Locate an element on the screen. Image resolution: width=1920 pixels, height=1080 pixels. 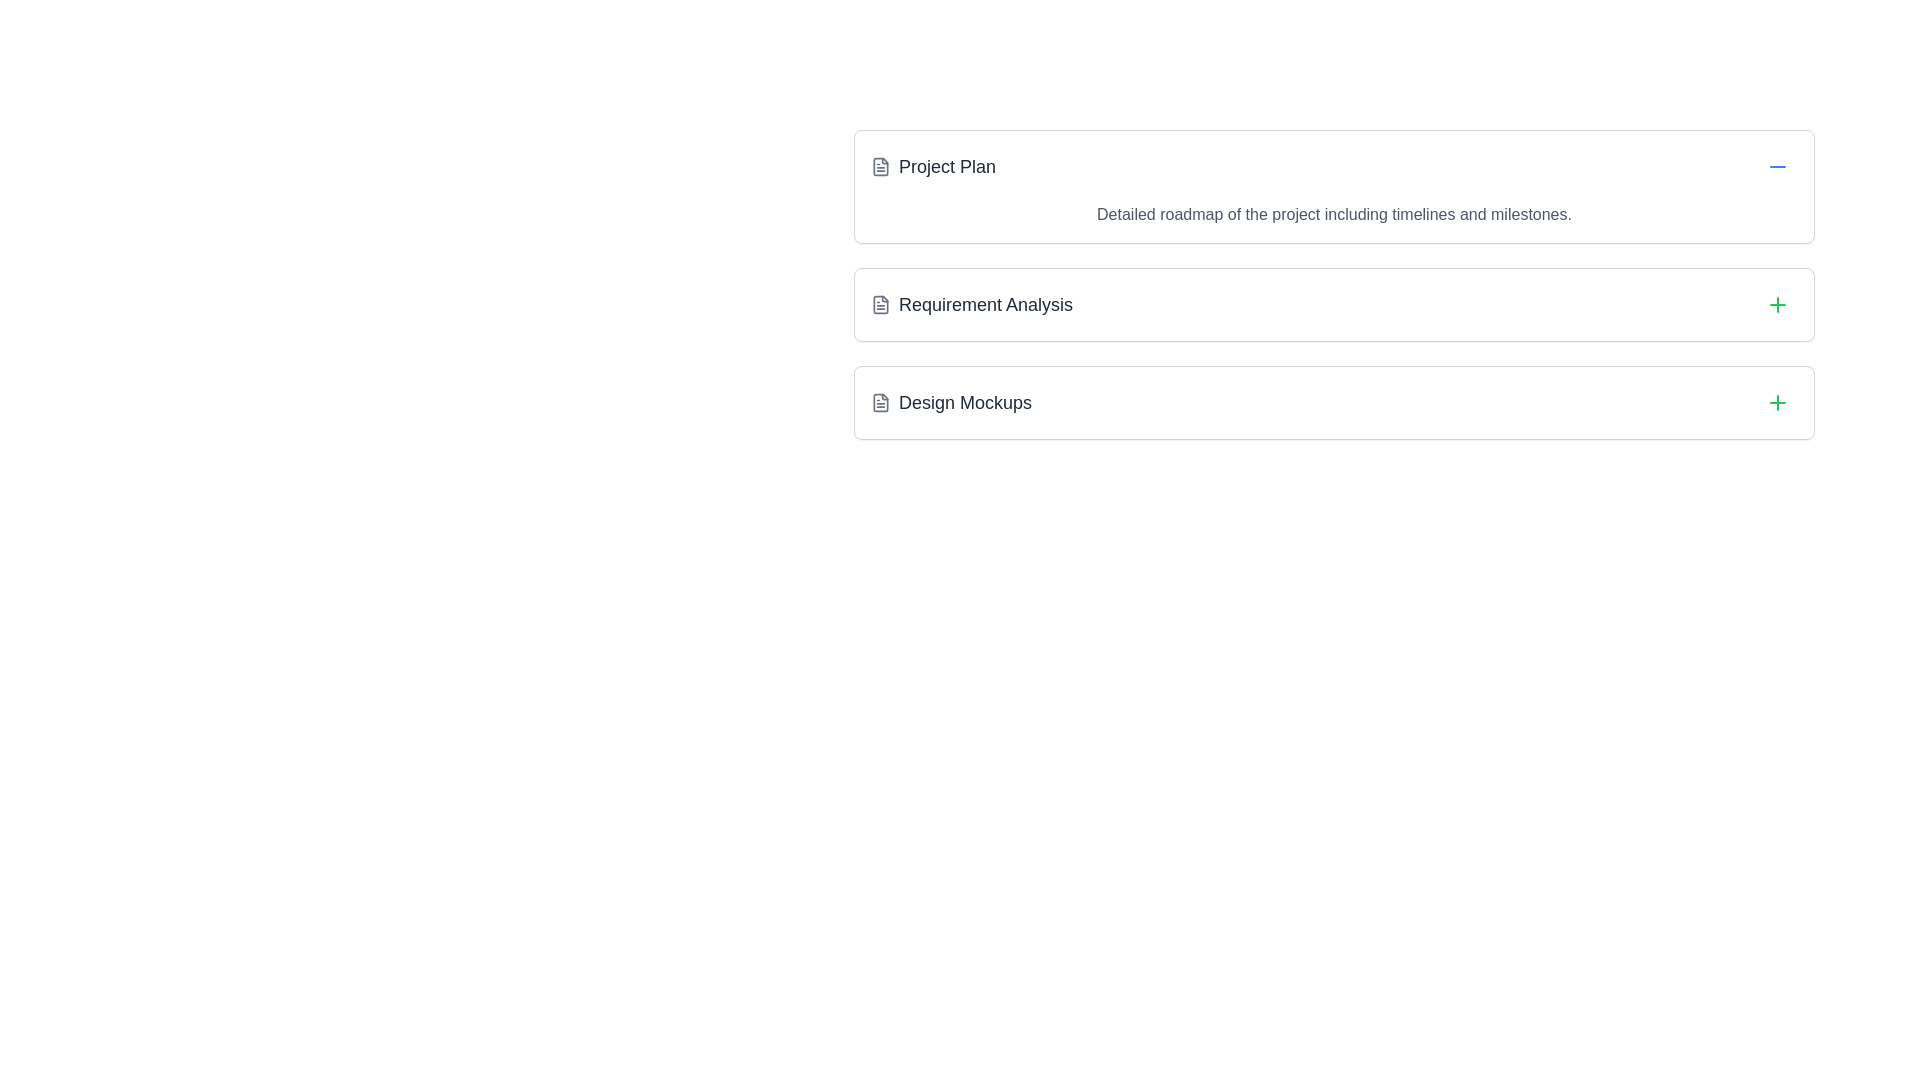
the 'Project Plan' text label, which is styled in dark gray and serves as a prominent title next to a document icon is located at coordinates (946, 165).